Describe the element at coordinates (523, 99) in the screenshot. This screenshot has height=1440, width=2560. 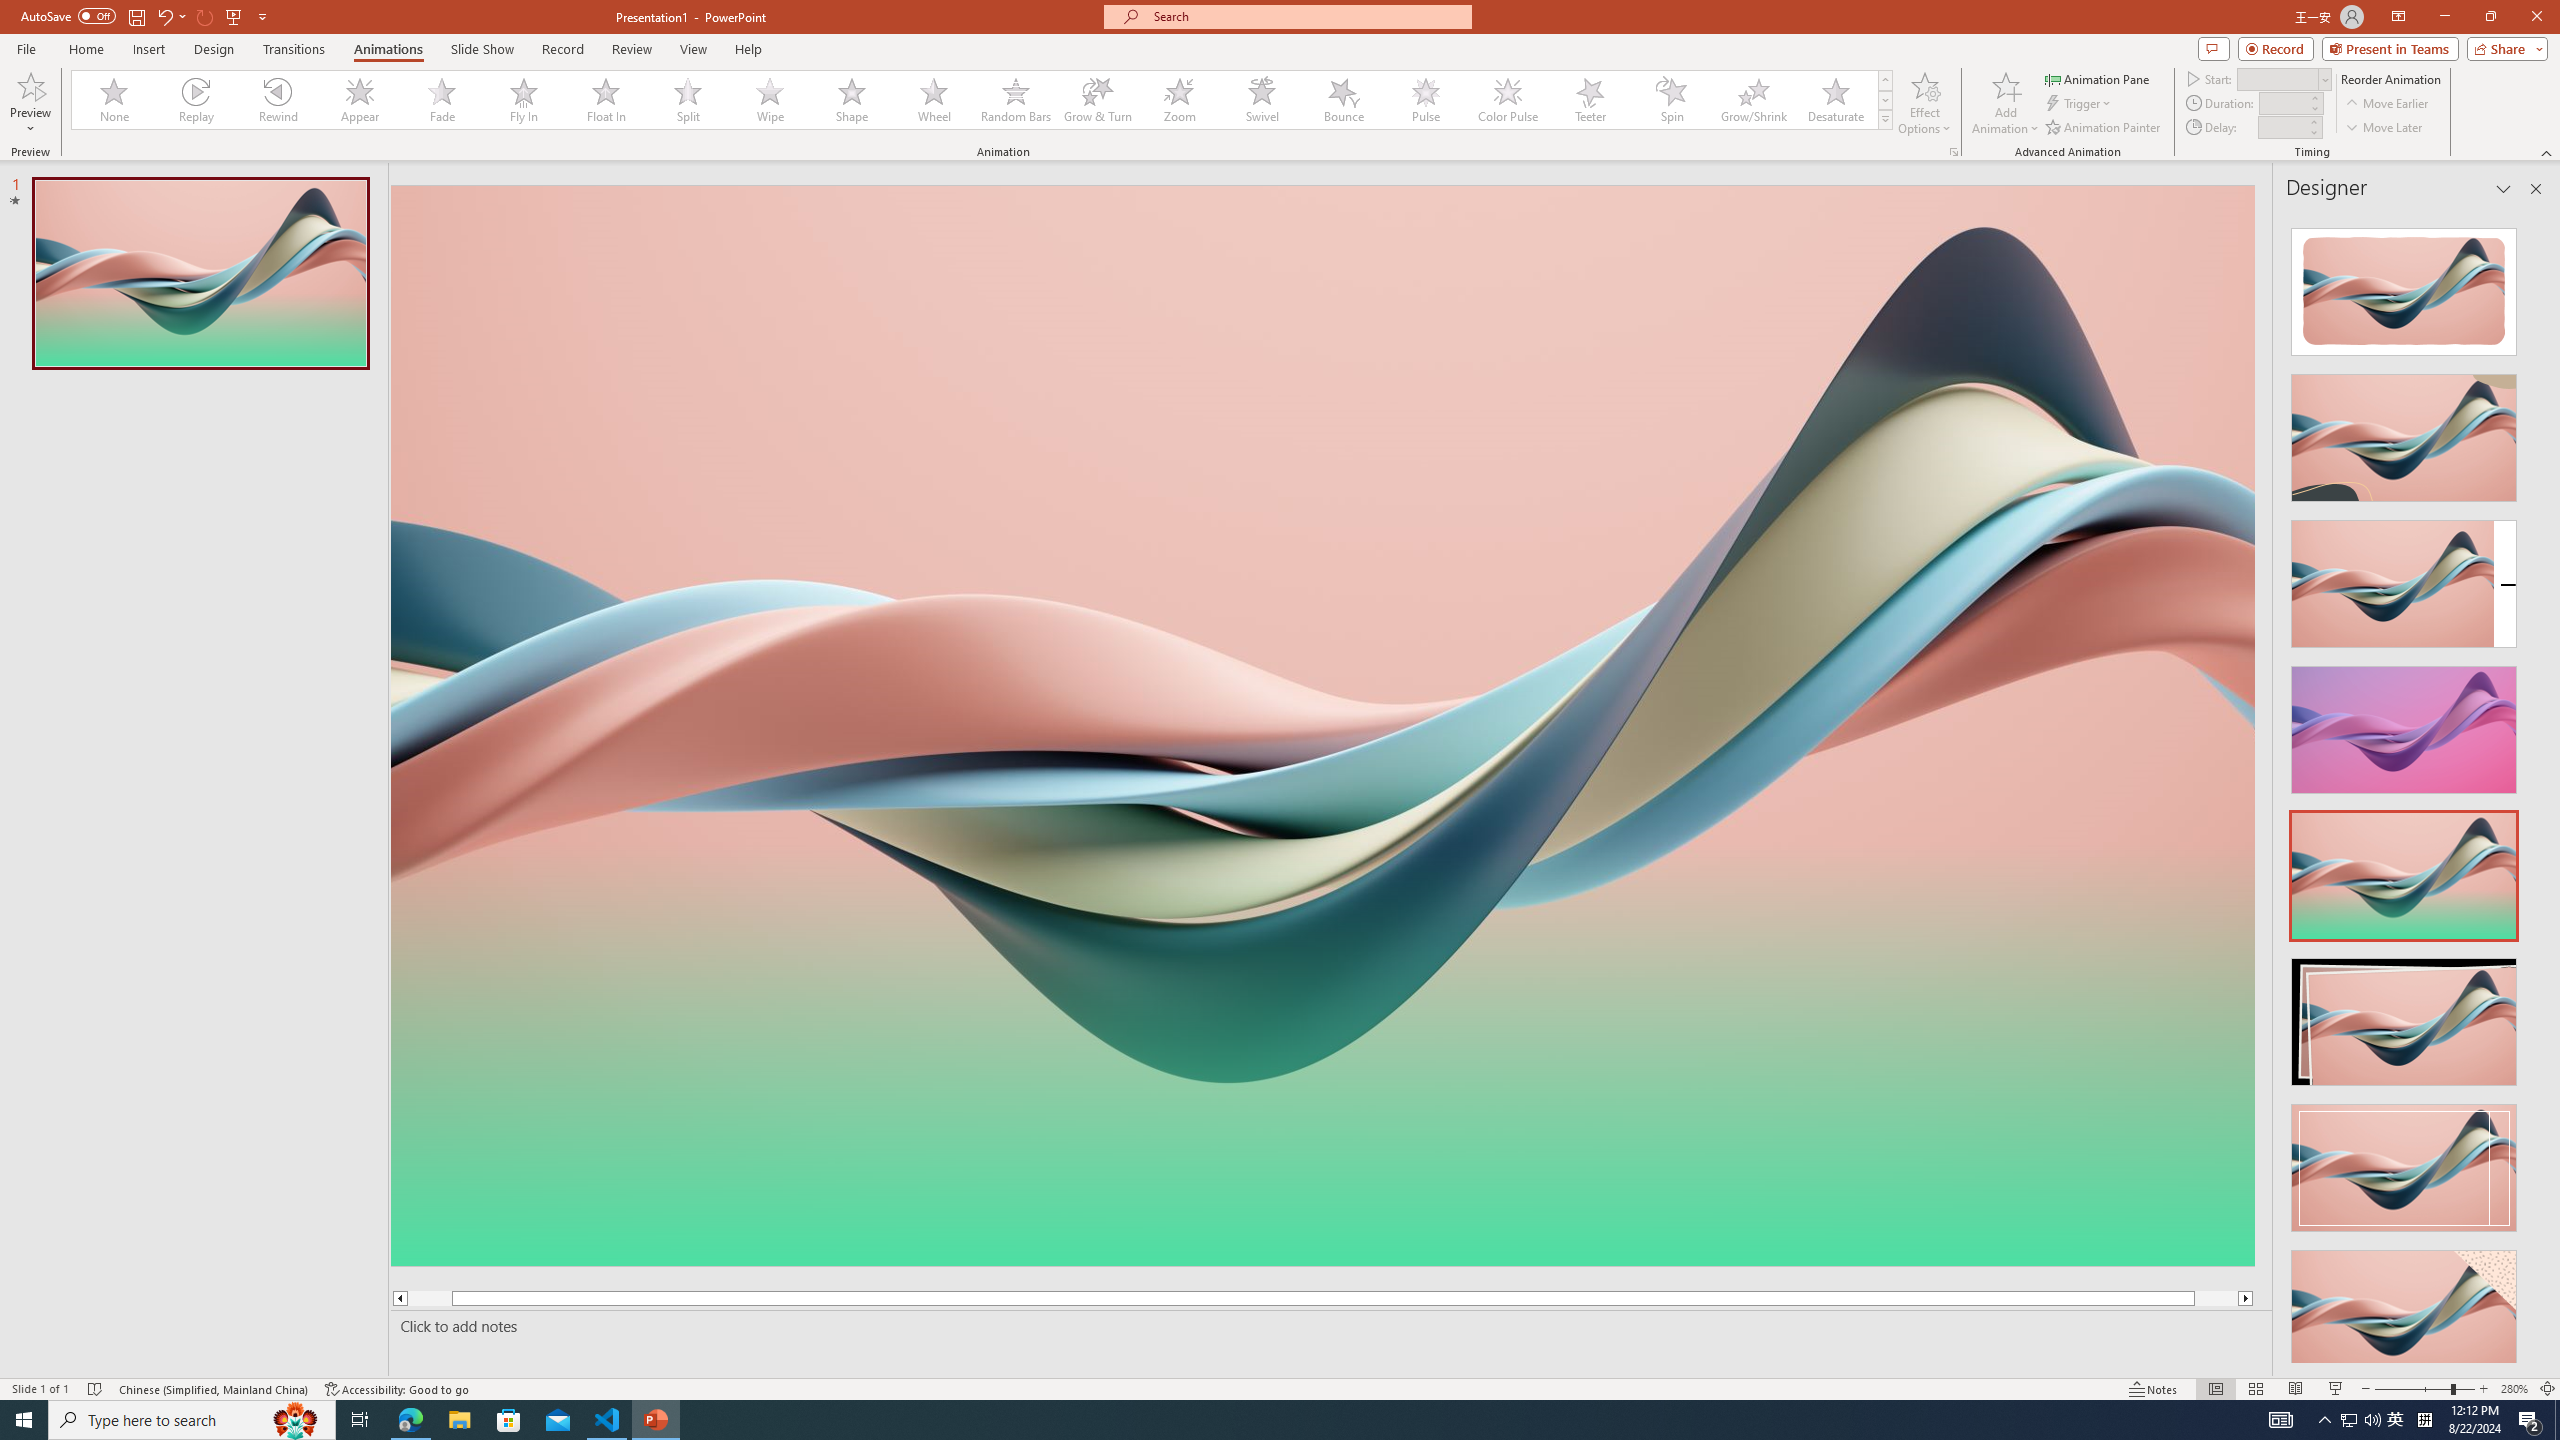
I see `'Fly In'` at that location.